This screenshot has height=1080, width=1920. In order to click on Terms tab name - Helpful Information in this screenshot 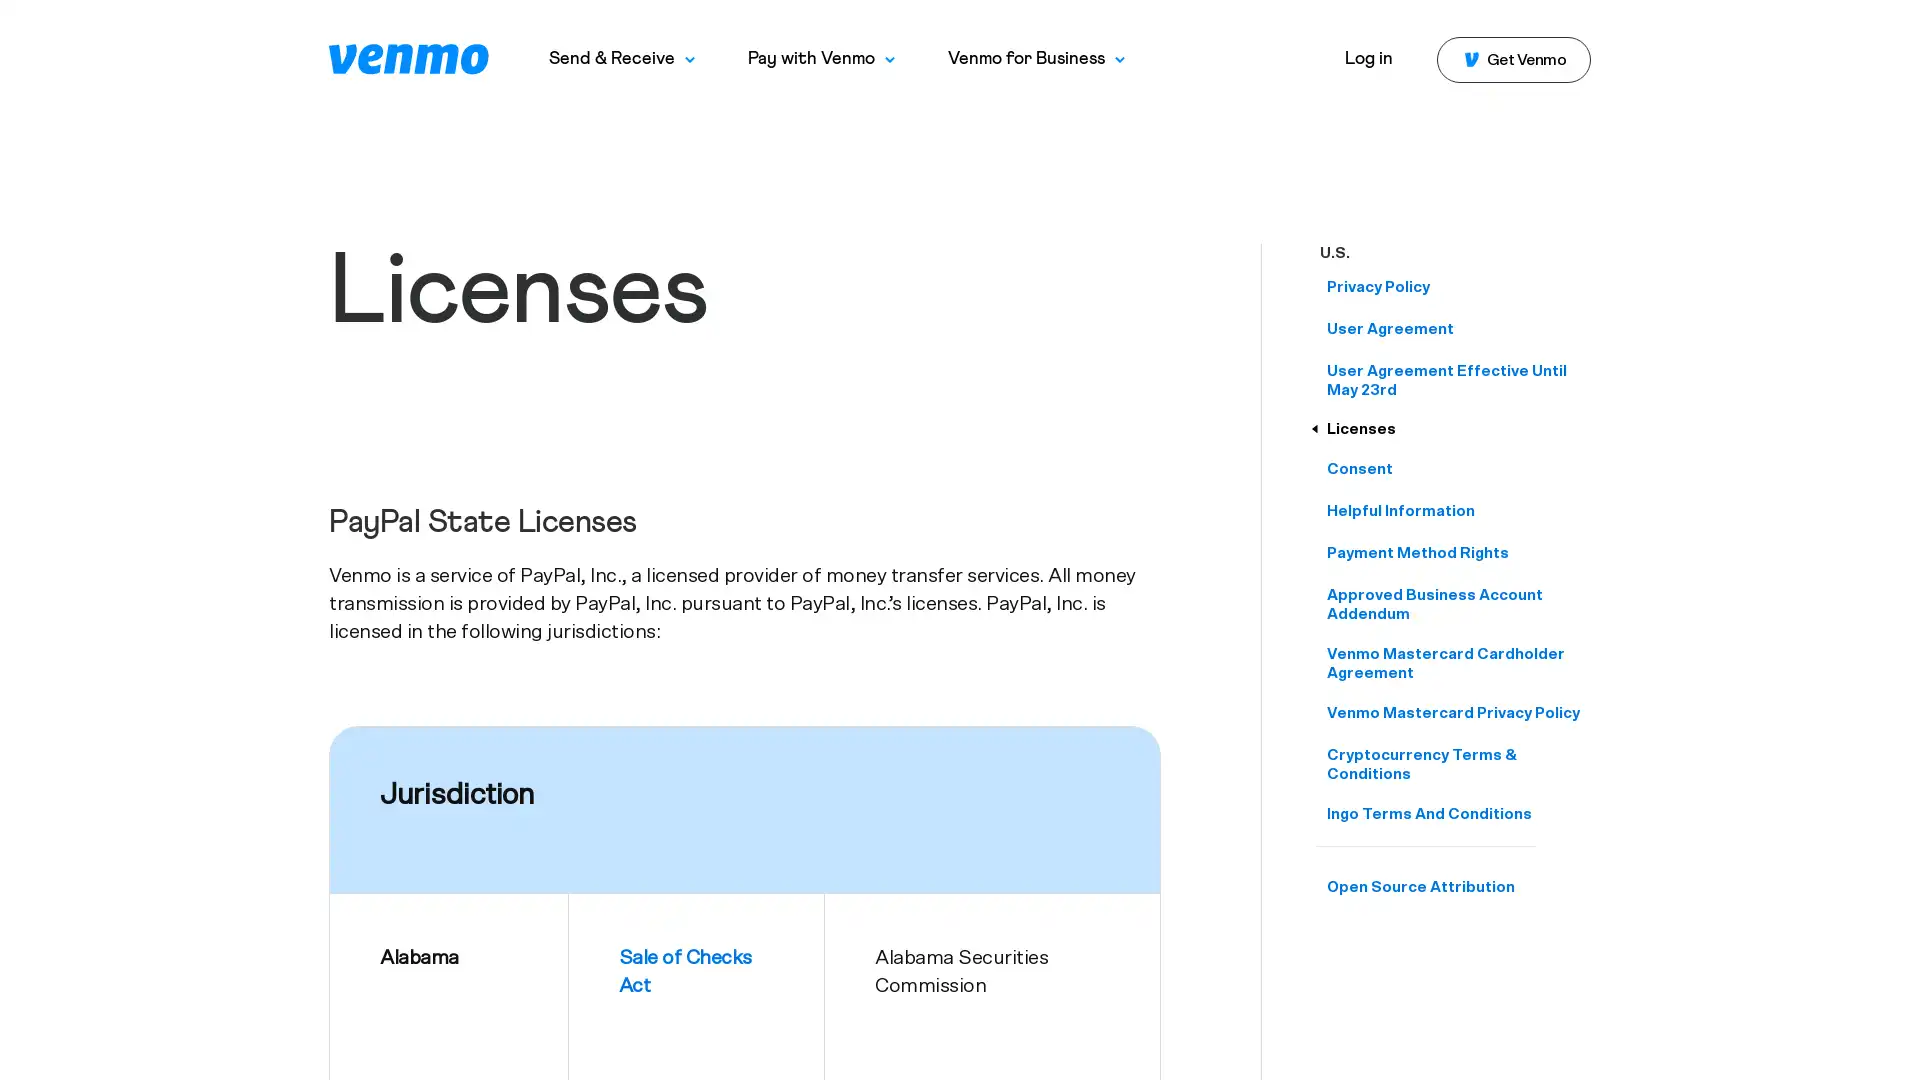, I will do `click(1458, 510)`.